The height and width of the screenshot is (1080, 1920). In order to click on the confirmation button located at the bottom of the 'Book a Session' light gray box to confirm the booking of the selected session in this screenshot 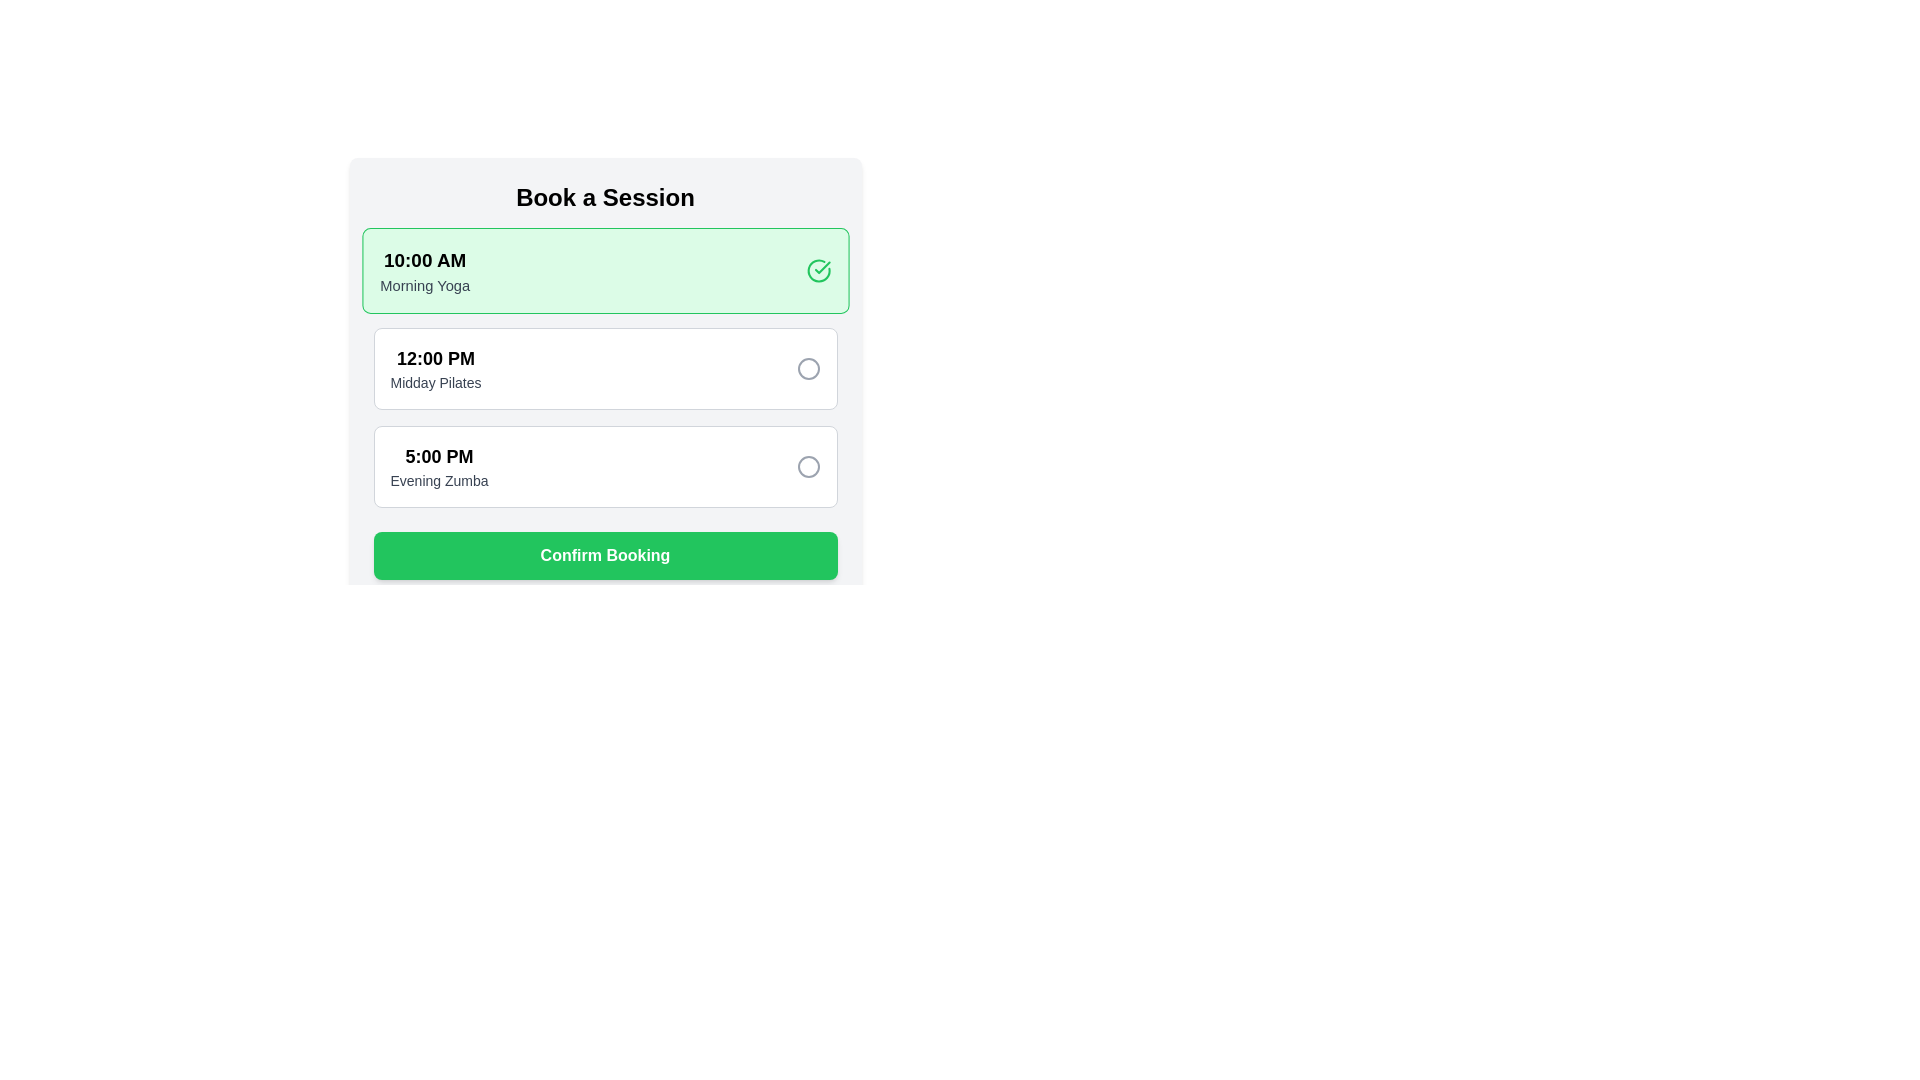, I will do `click(604, 555)`.